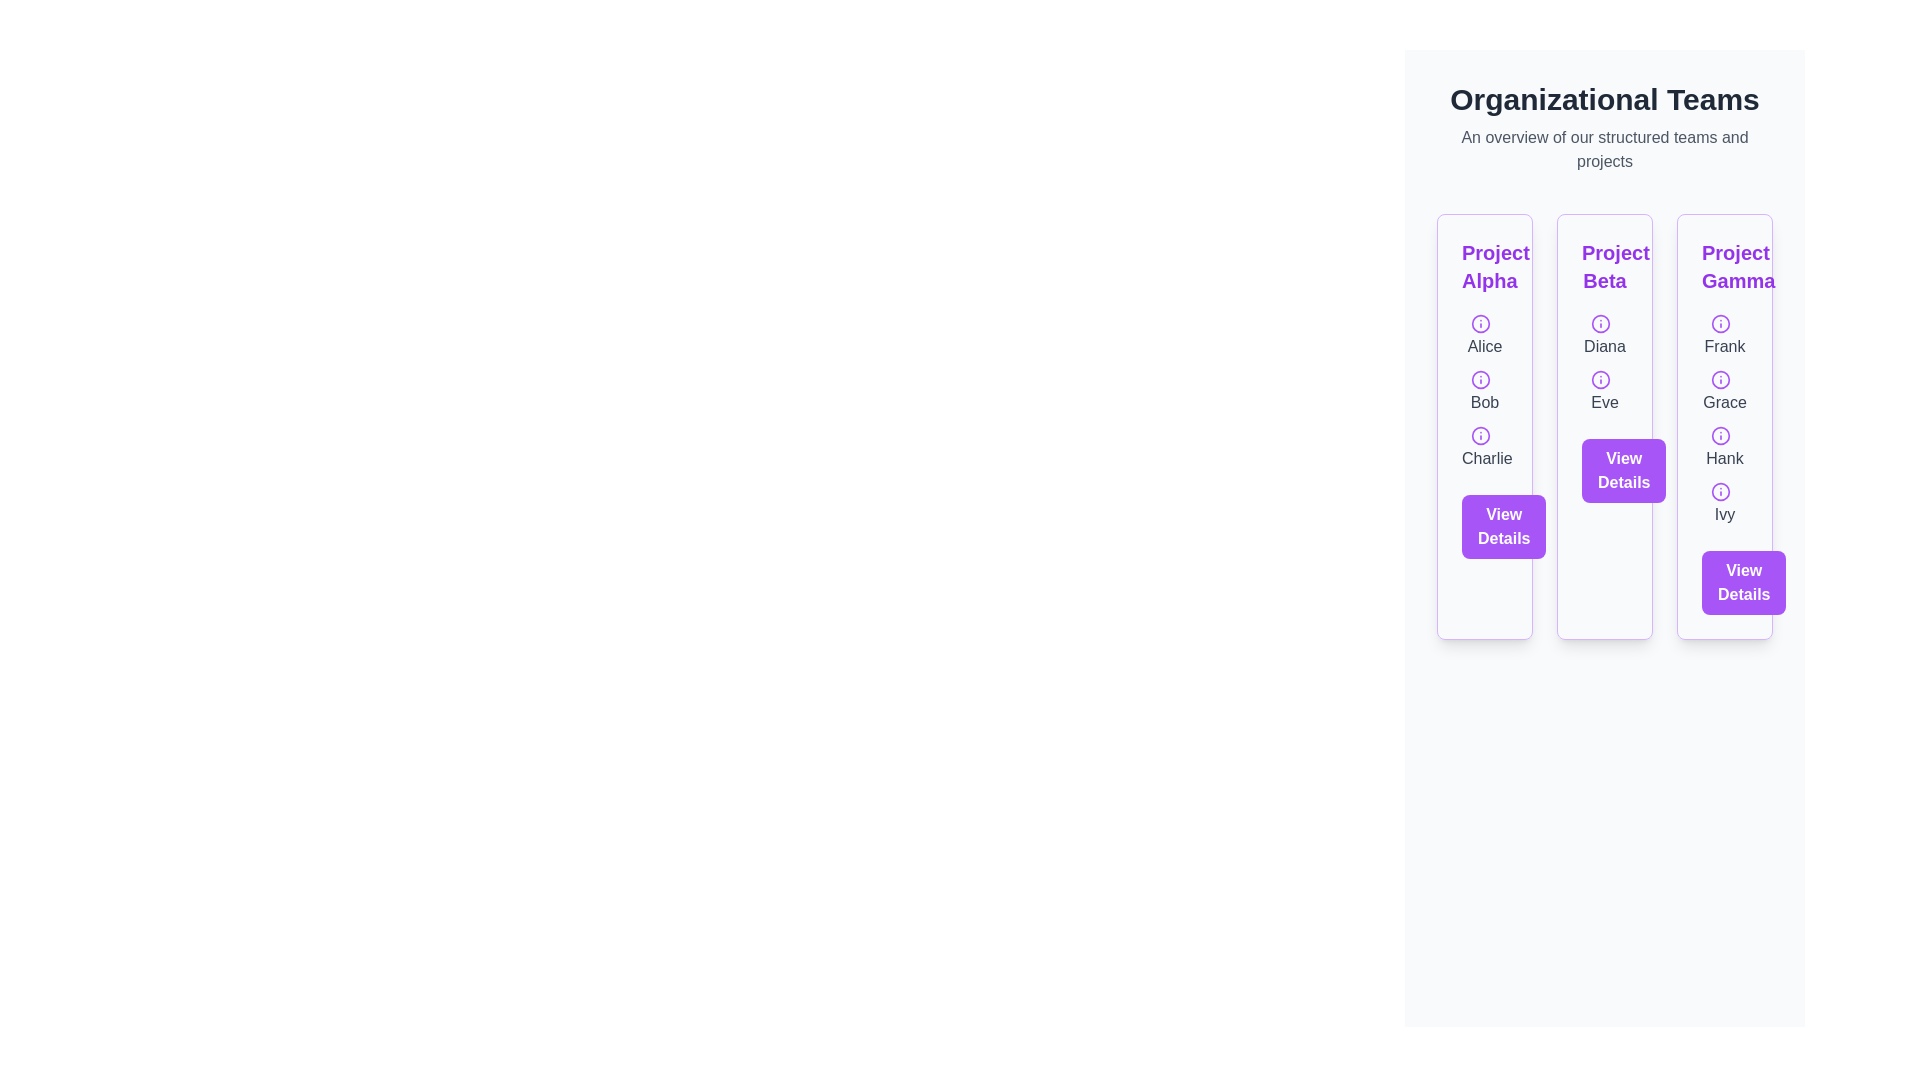 This screenshot has height=1080, width=1920. Describe the element at coordinates (1723, 446) in the screenshot. I see `the text label 'Hank' which is the third item in the 'Project Gamma' column, featuring a purple informational icon above it` at that location.